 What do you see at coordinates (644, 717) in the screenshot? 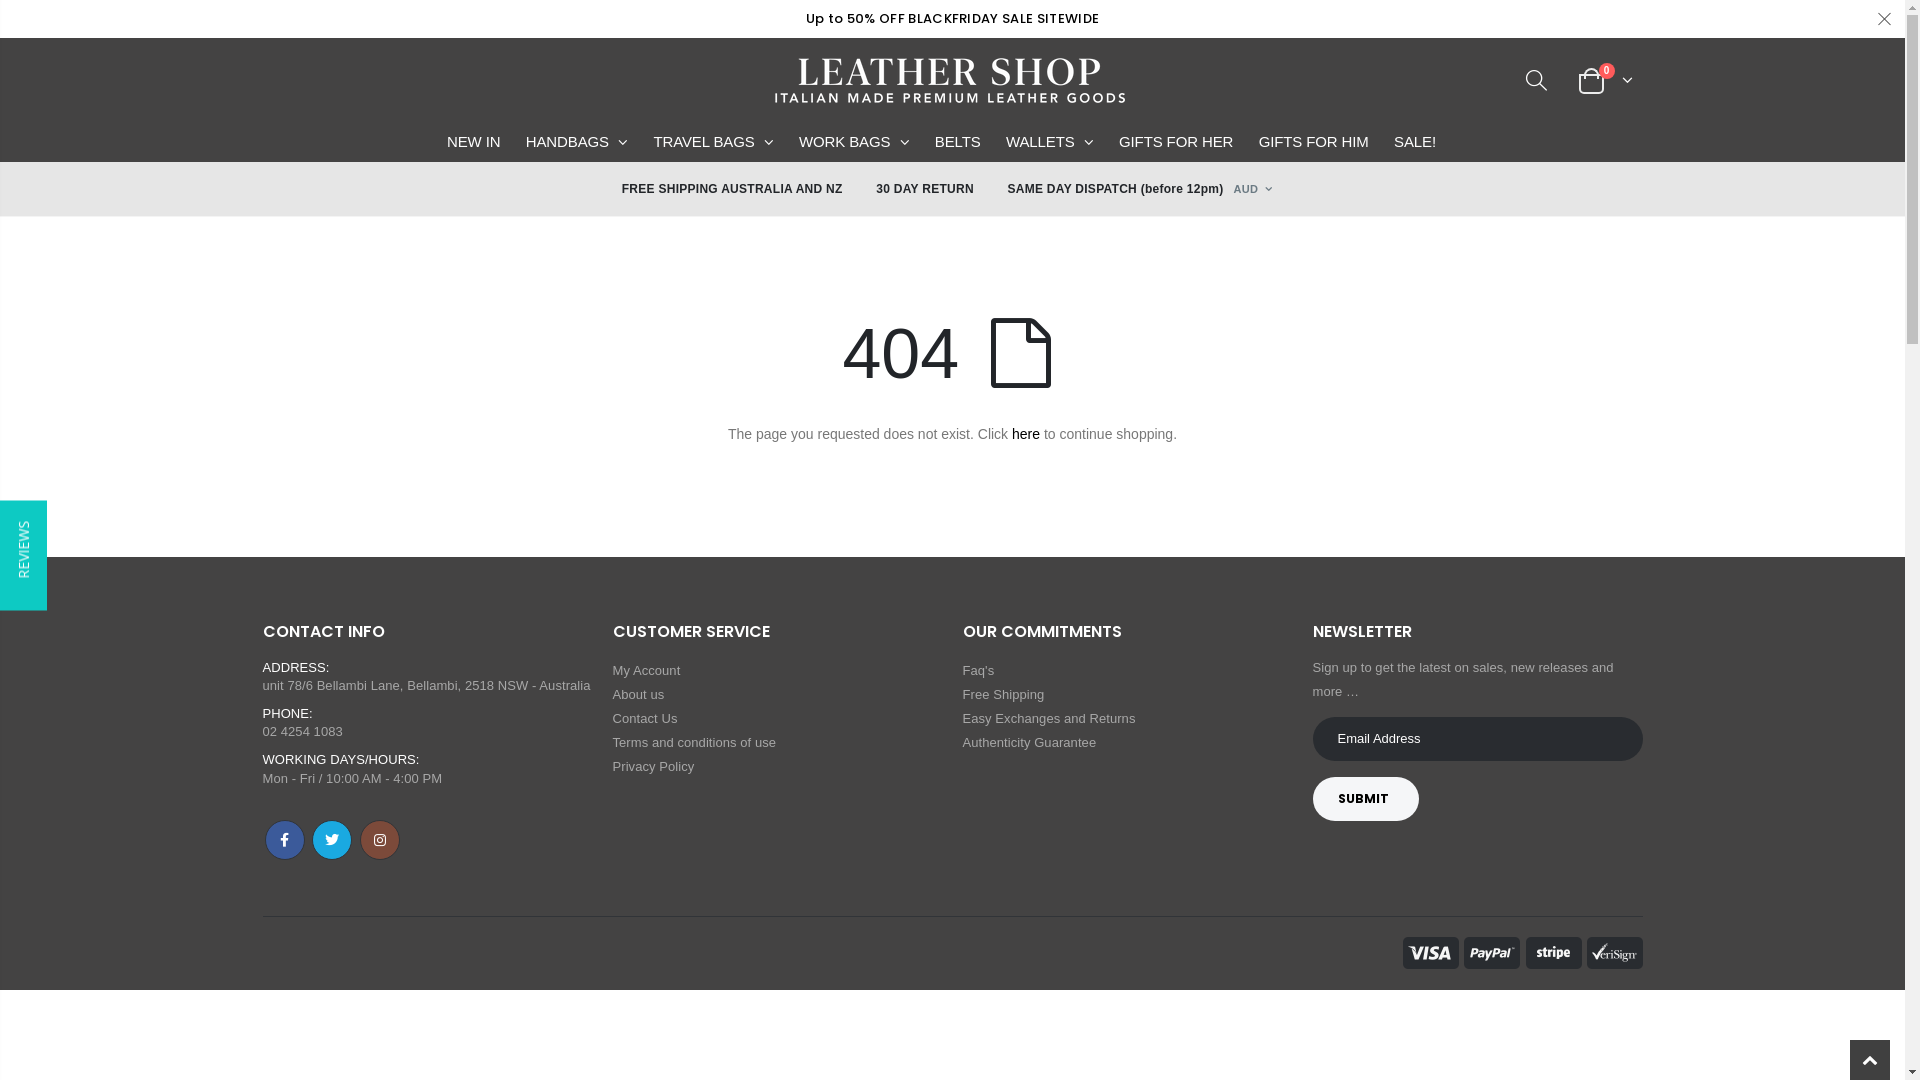
I see `'Contact Us'` at bounding box center [644, 717].